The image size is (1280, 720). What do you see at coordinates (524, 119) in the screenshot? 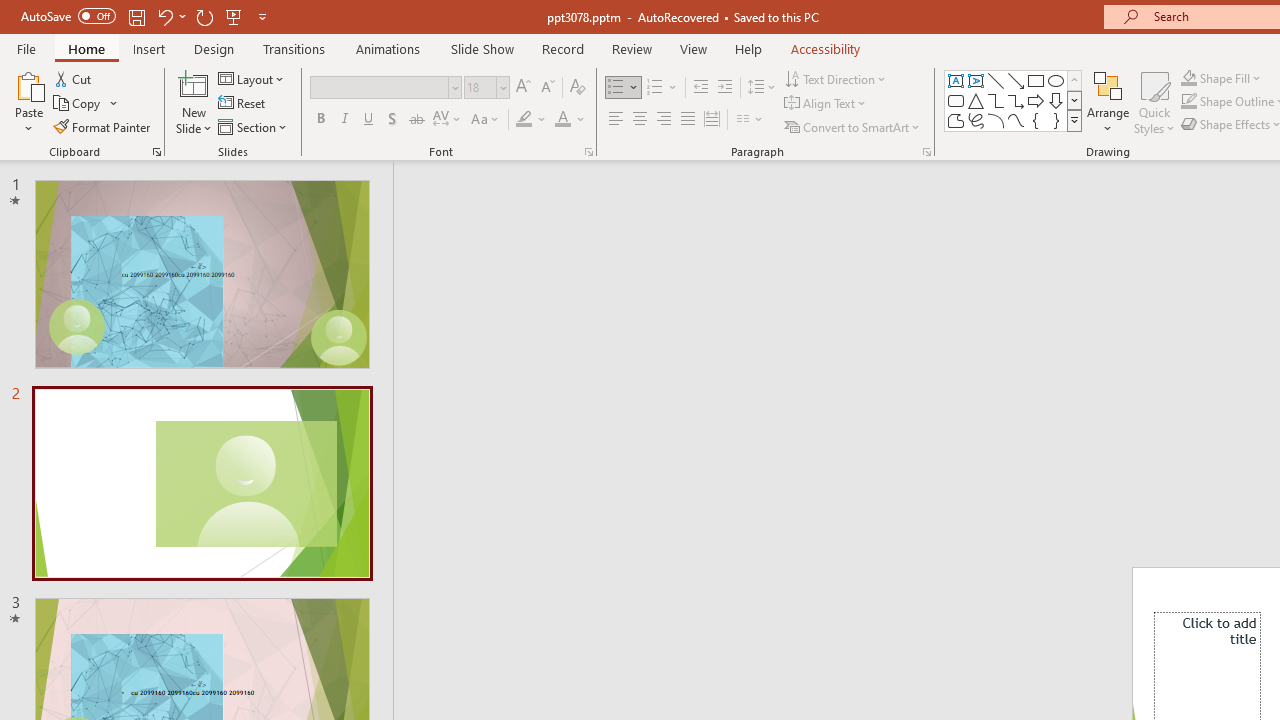
I see `'Text Highlight Color Yellow'` at bounding box center [524, 119].